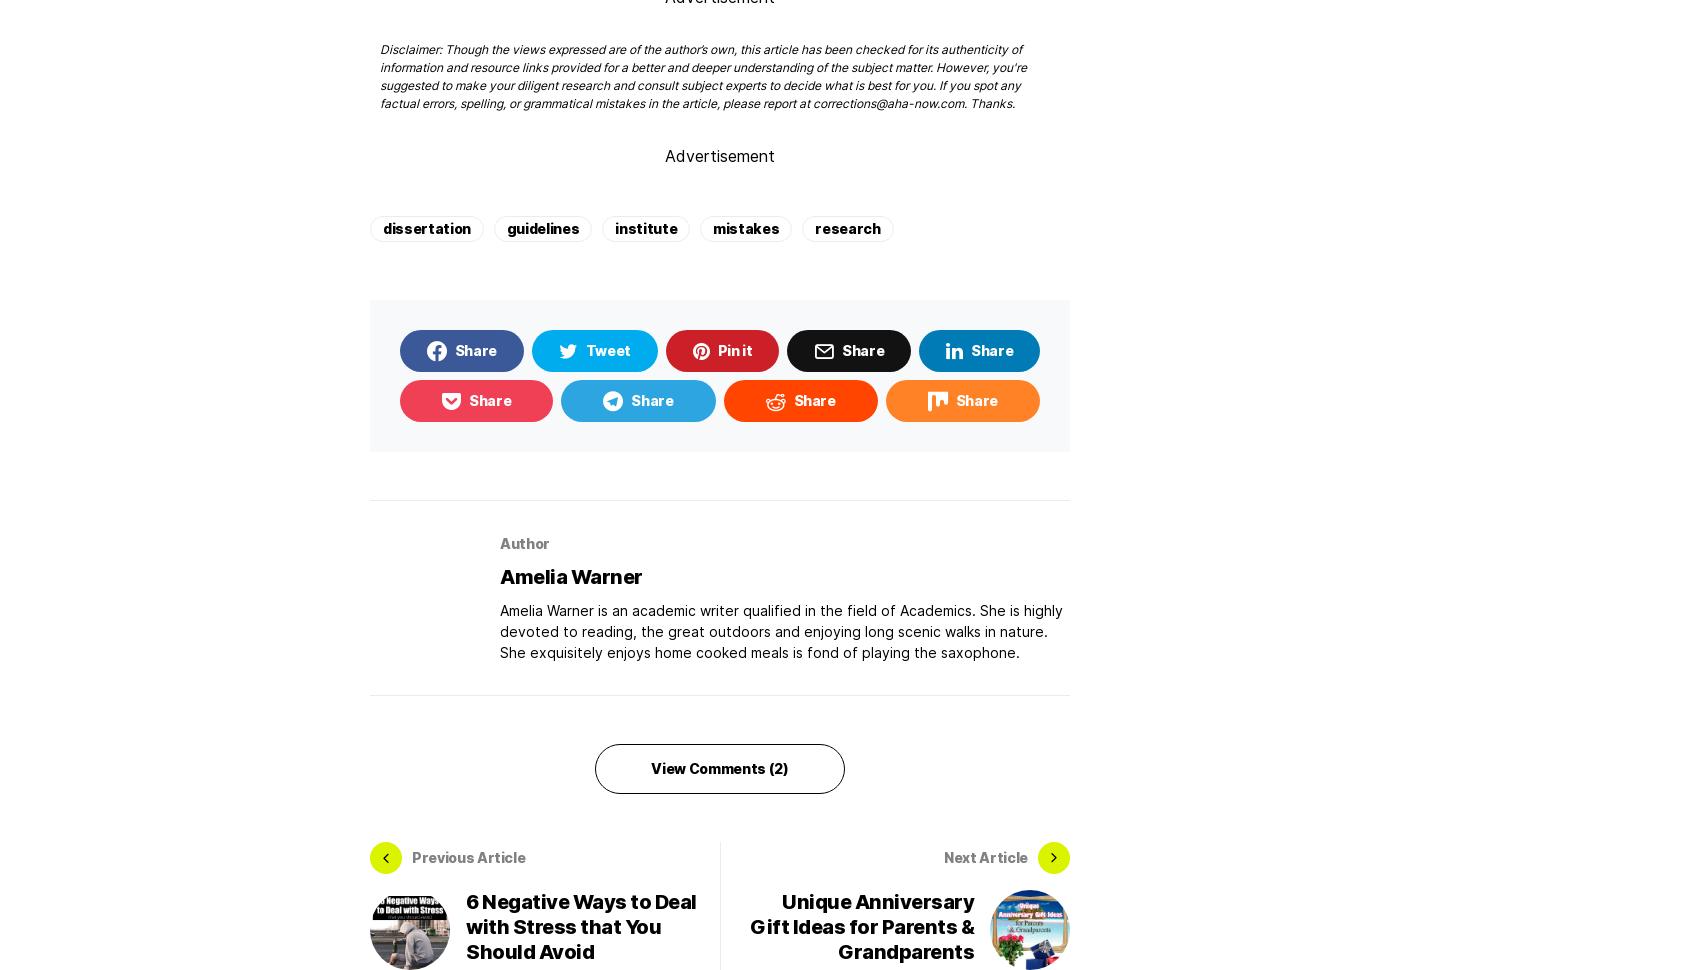 This screenshot has height=970, width=1700. Describe the element at coordinates (734, 348) in the screenshot. I see `'Pin it'` at that location.